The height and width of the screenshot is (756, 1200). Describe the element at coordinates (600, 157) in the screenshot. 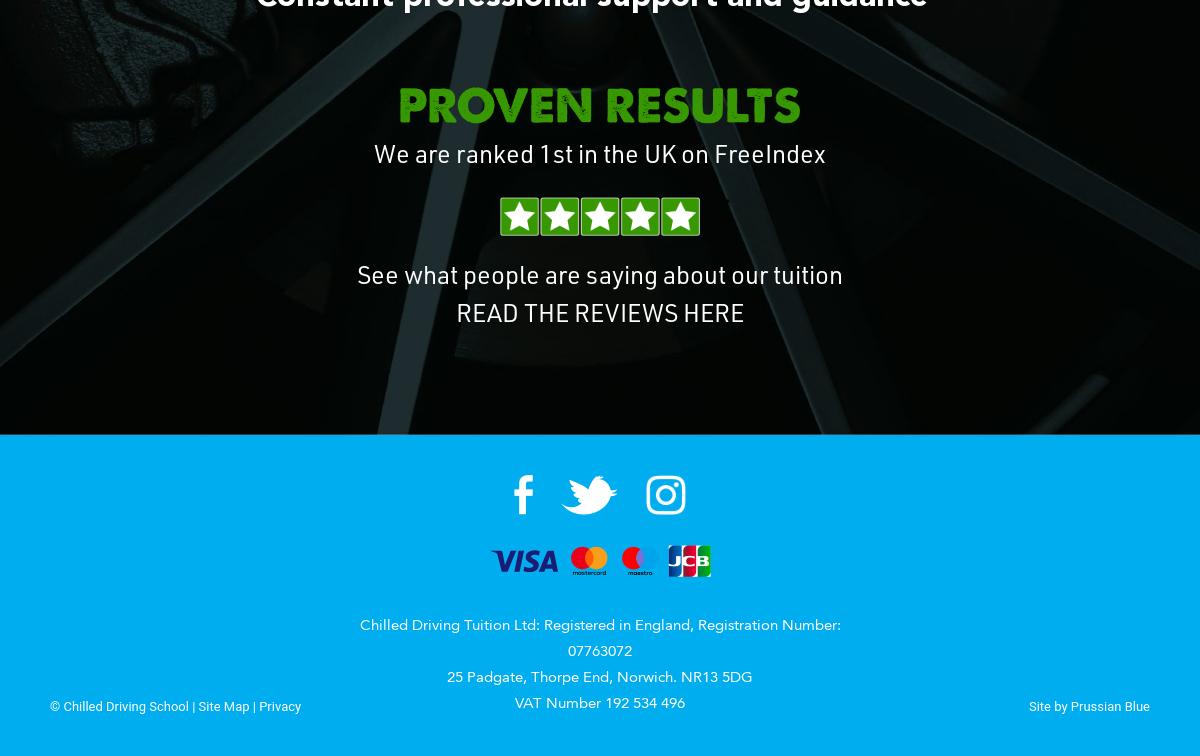

I see `'We are ranked 1st in the UK on FreeIndex'` at that location.